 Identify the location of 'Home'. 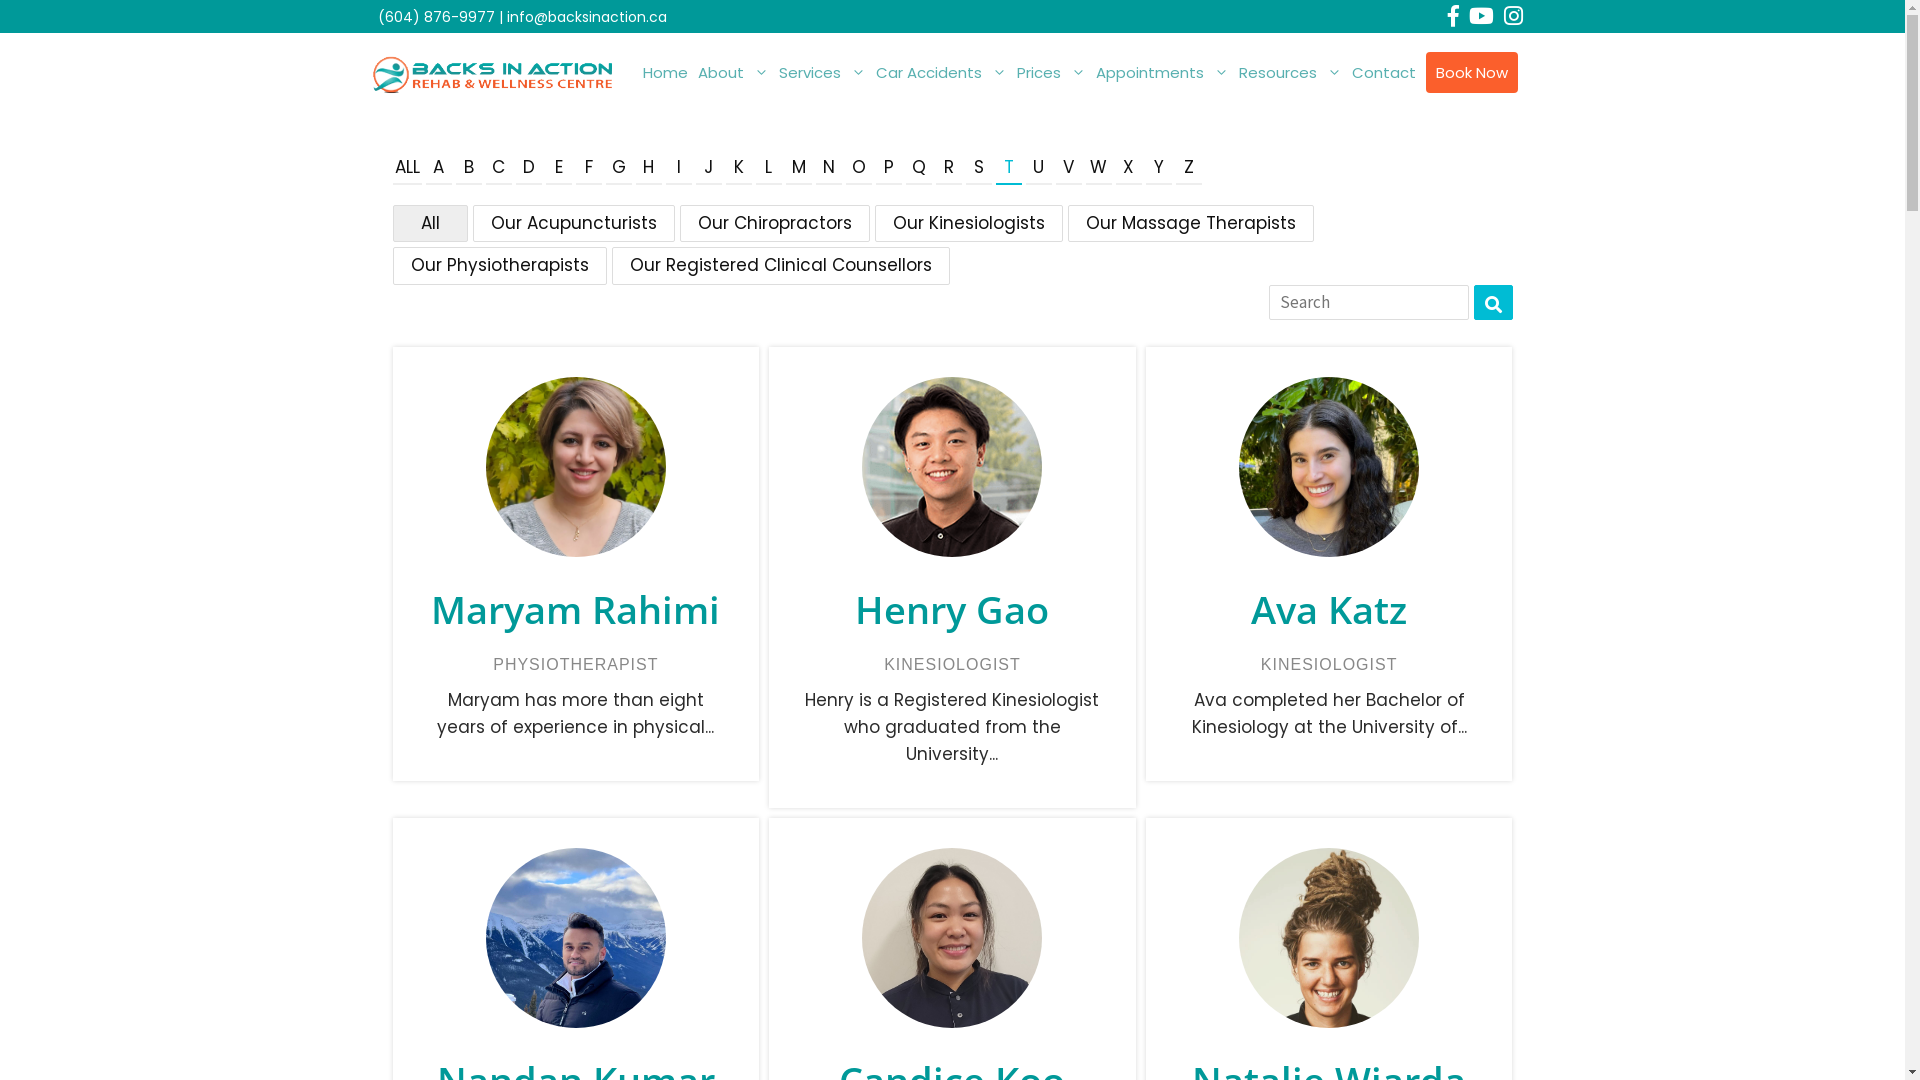
(637, 72).